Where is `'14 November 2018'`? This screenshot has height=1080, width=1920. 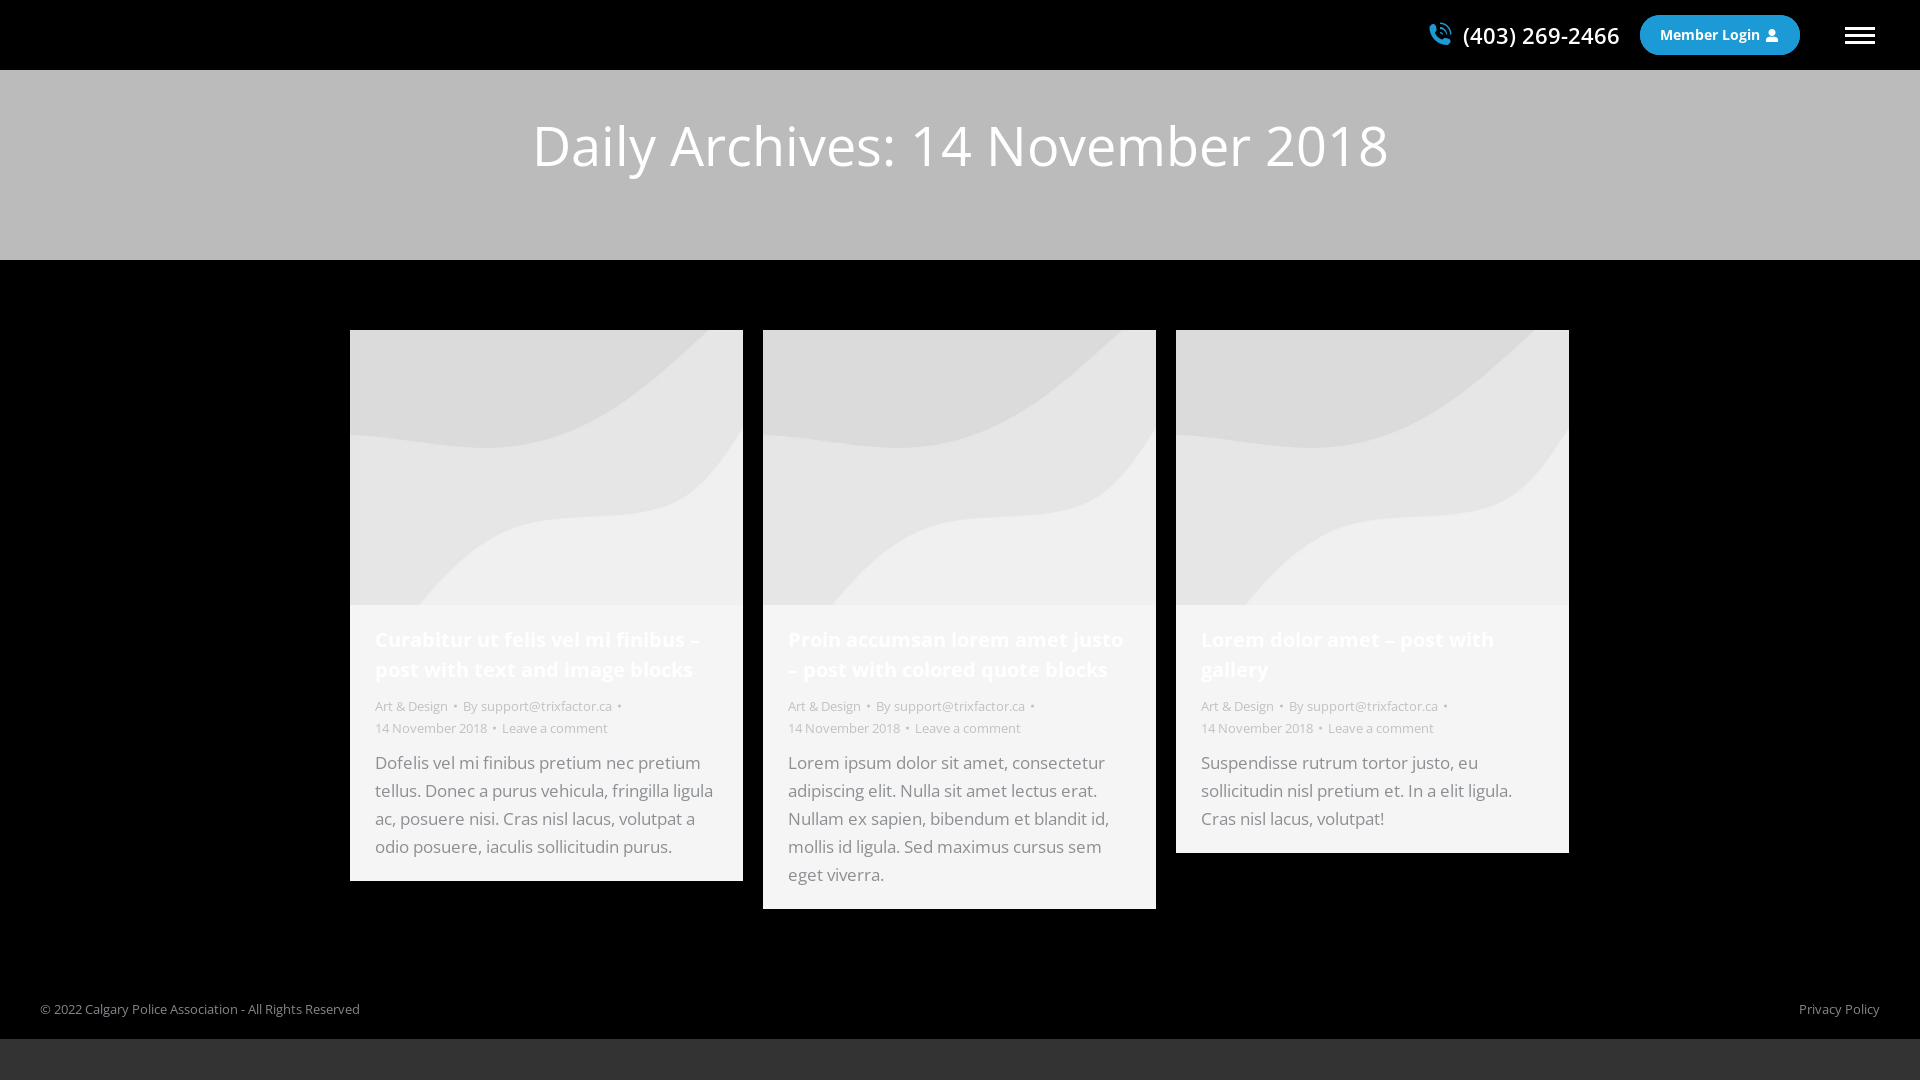
'14 November 2018' is located at coordinates (1260, 728).